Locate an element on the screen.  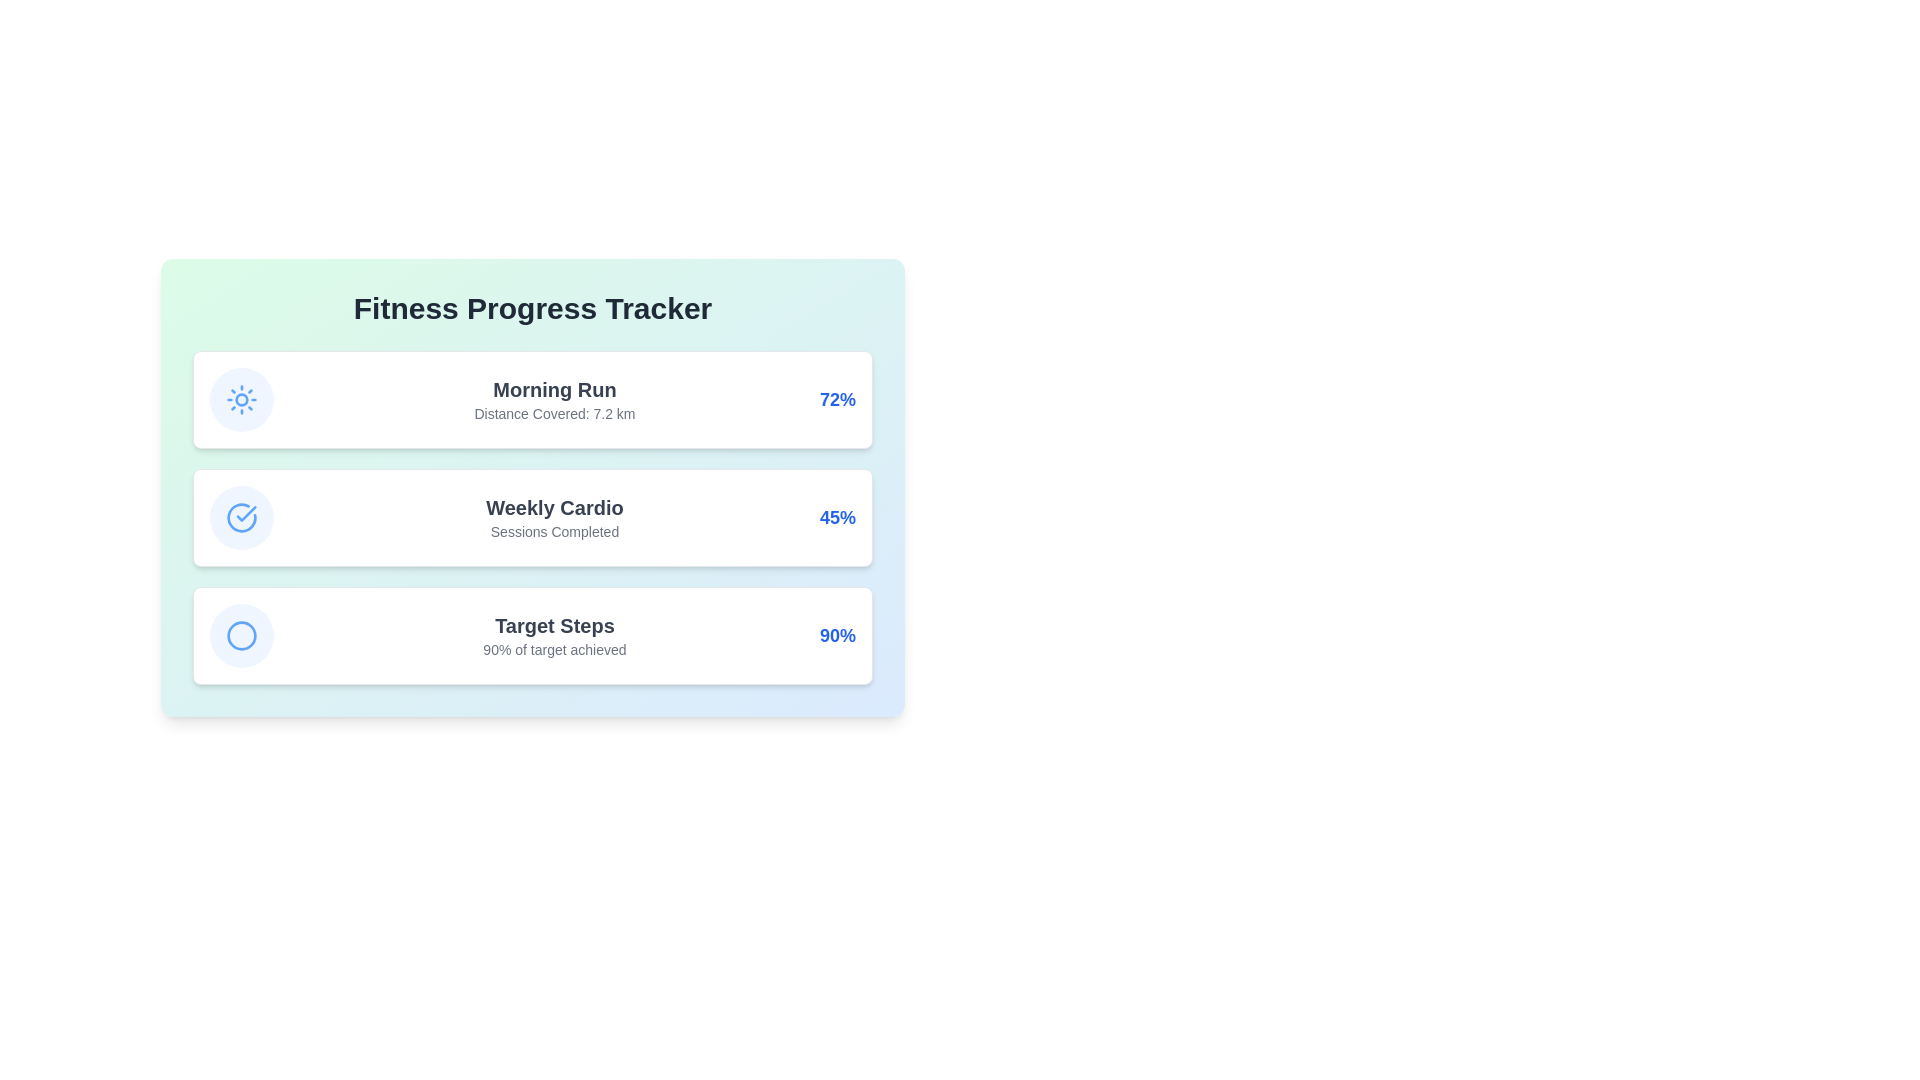
the status of the circular light blue icon with a blue checkmark that is located at the left side of the 'Weekly Cardio' card is located at coordinates (240, 516).